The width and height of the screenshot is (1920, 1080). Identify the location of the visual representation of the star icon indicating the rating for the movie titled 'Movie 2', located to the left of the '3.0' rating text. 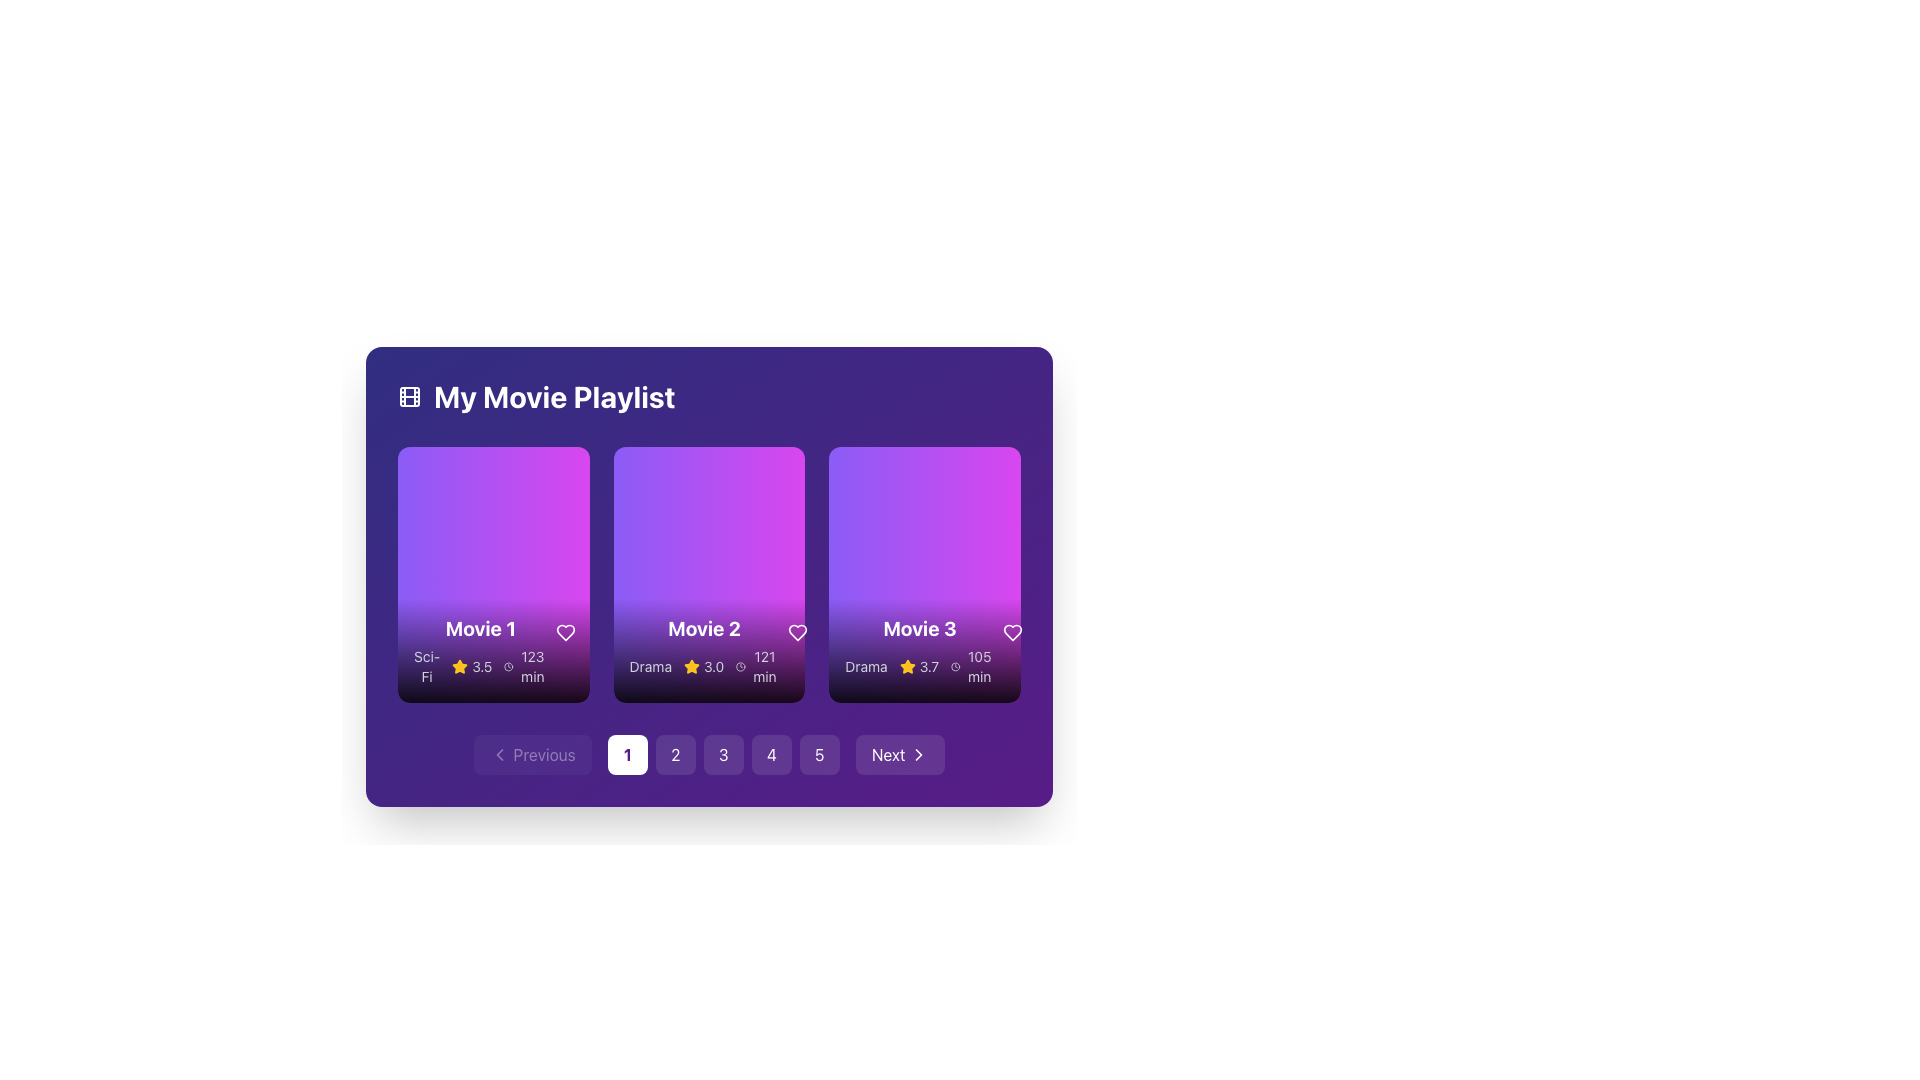
(906, 666).